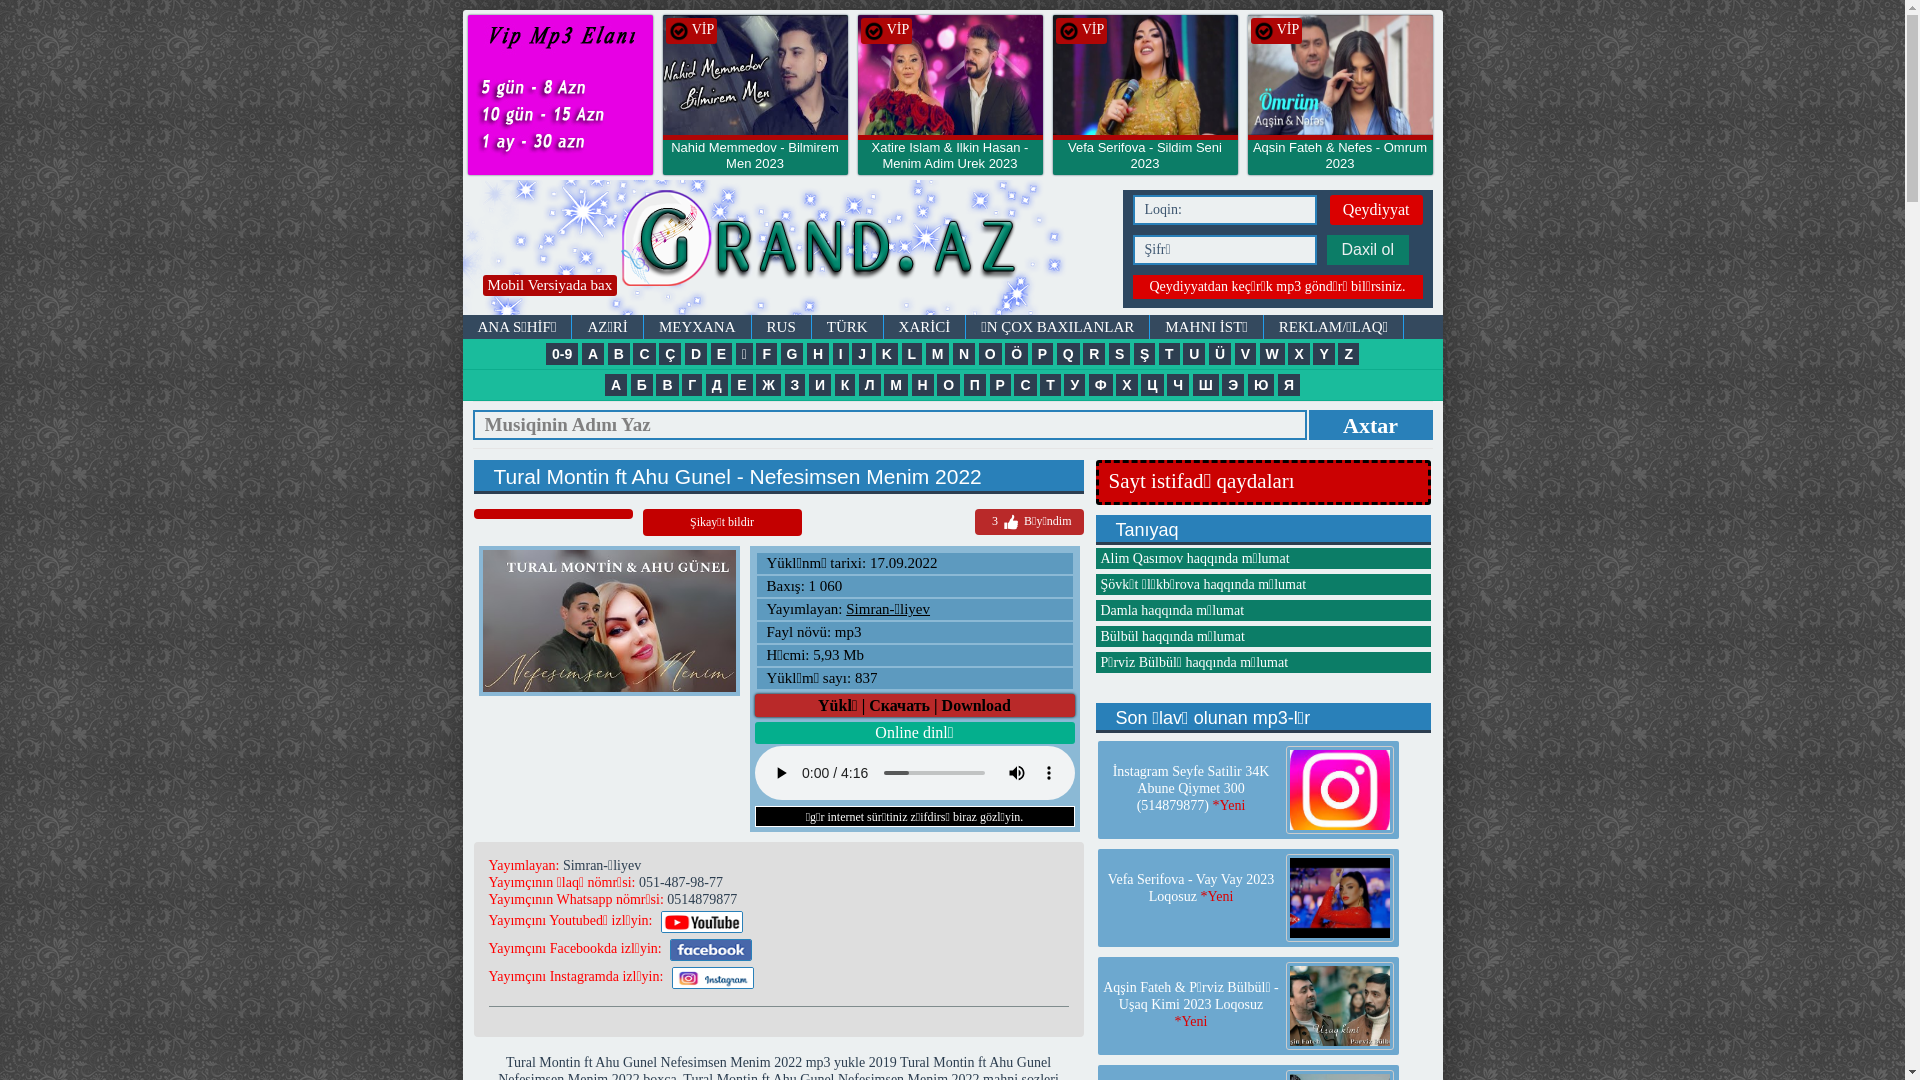 This screenshot has height=1080, width=1920. Describe the element at coordinates (697, 326) in the screenshot. I see `'MEYXANA'` at that location.